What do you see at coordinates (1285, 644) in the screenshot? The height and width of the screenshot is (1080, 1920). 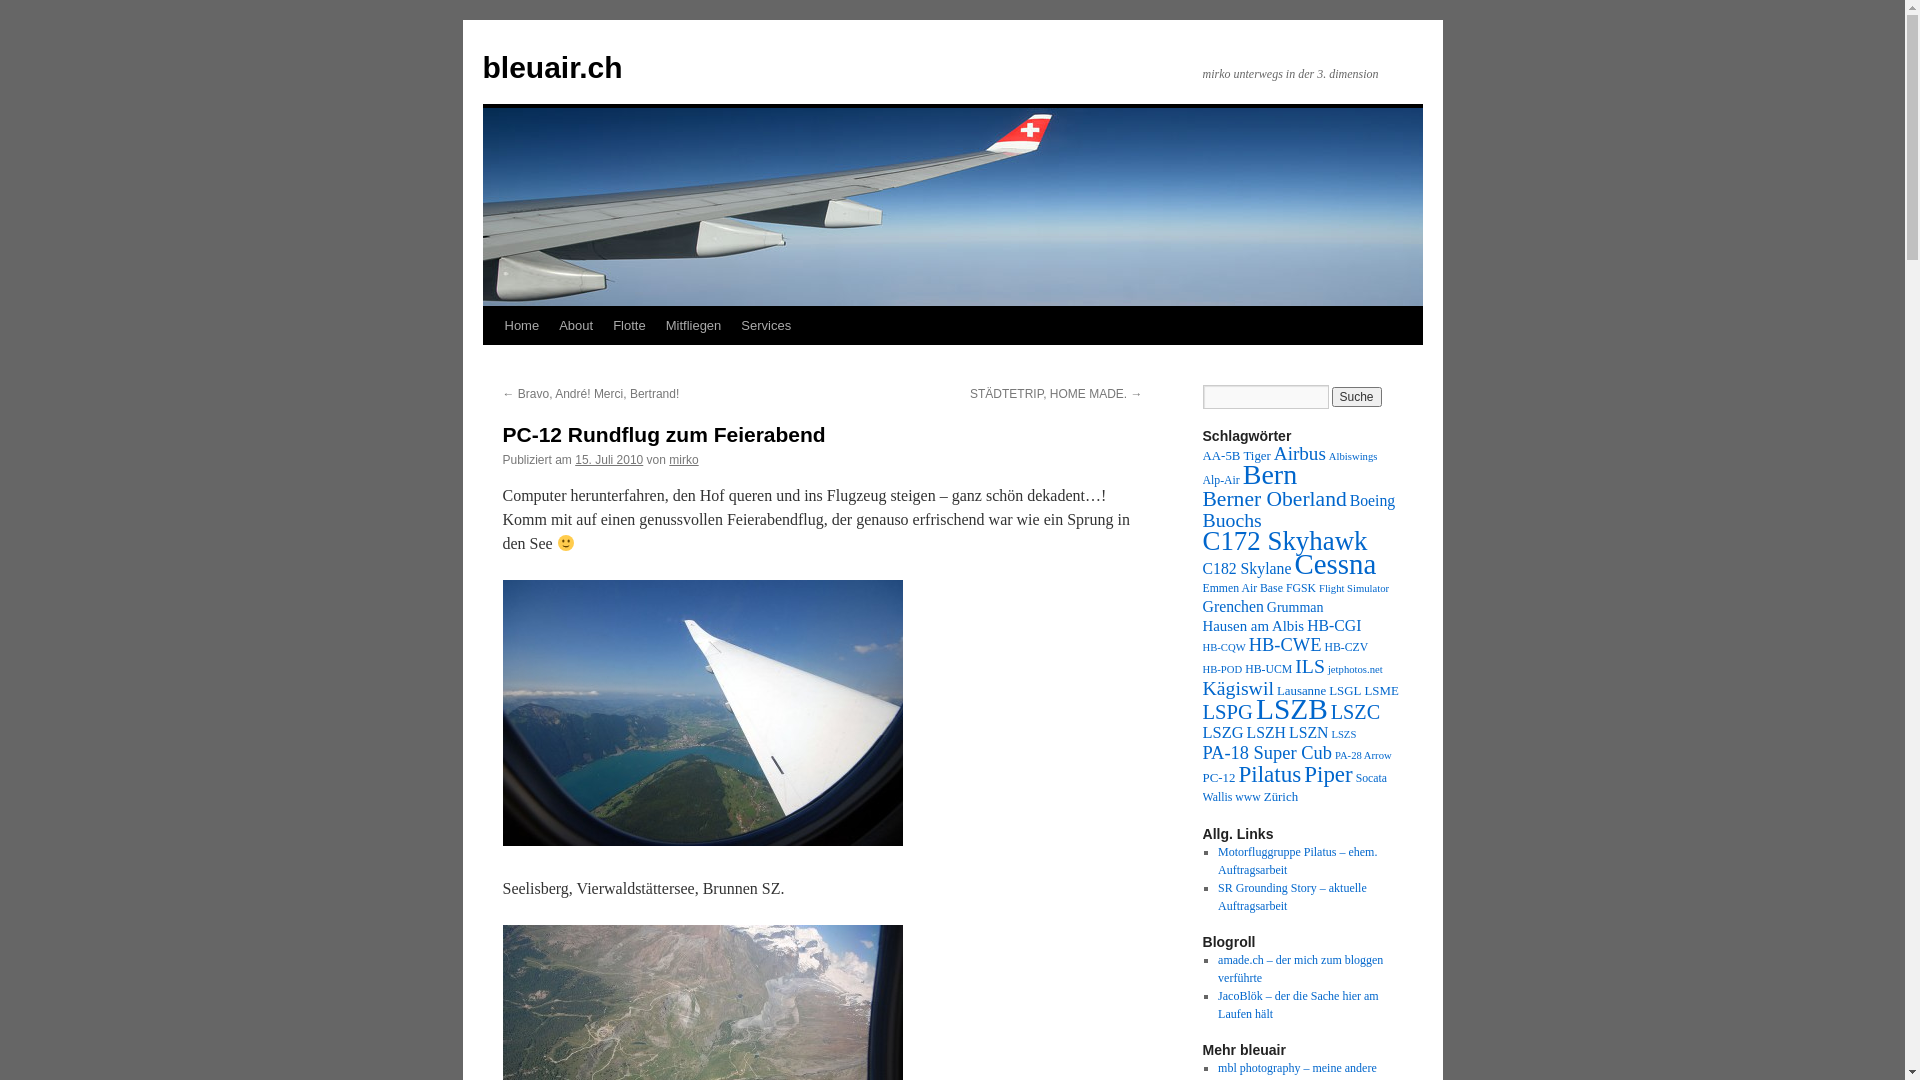 I see `'HB-CWE'` at bounding box center [1285, 644].